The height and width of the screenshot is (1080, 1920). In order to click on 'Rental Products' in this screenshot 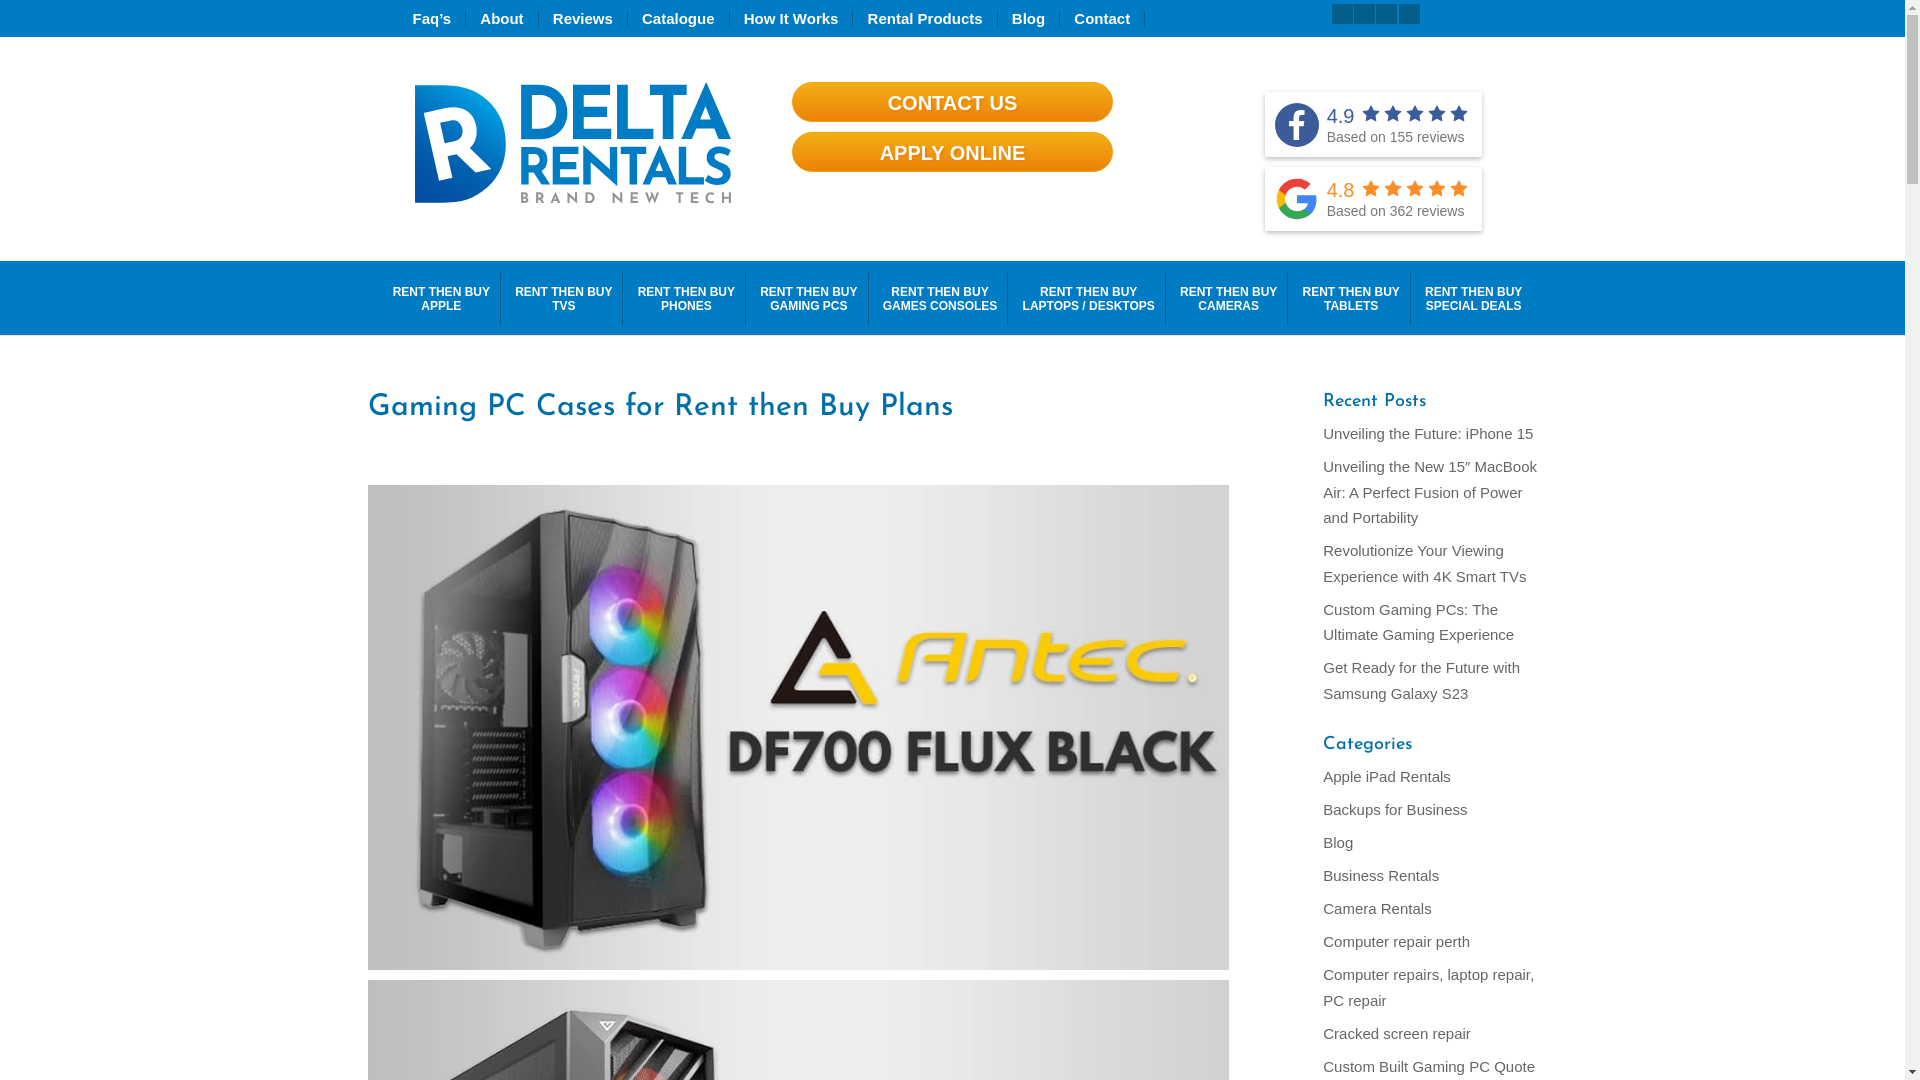, I will do `click(931, 19)`.